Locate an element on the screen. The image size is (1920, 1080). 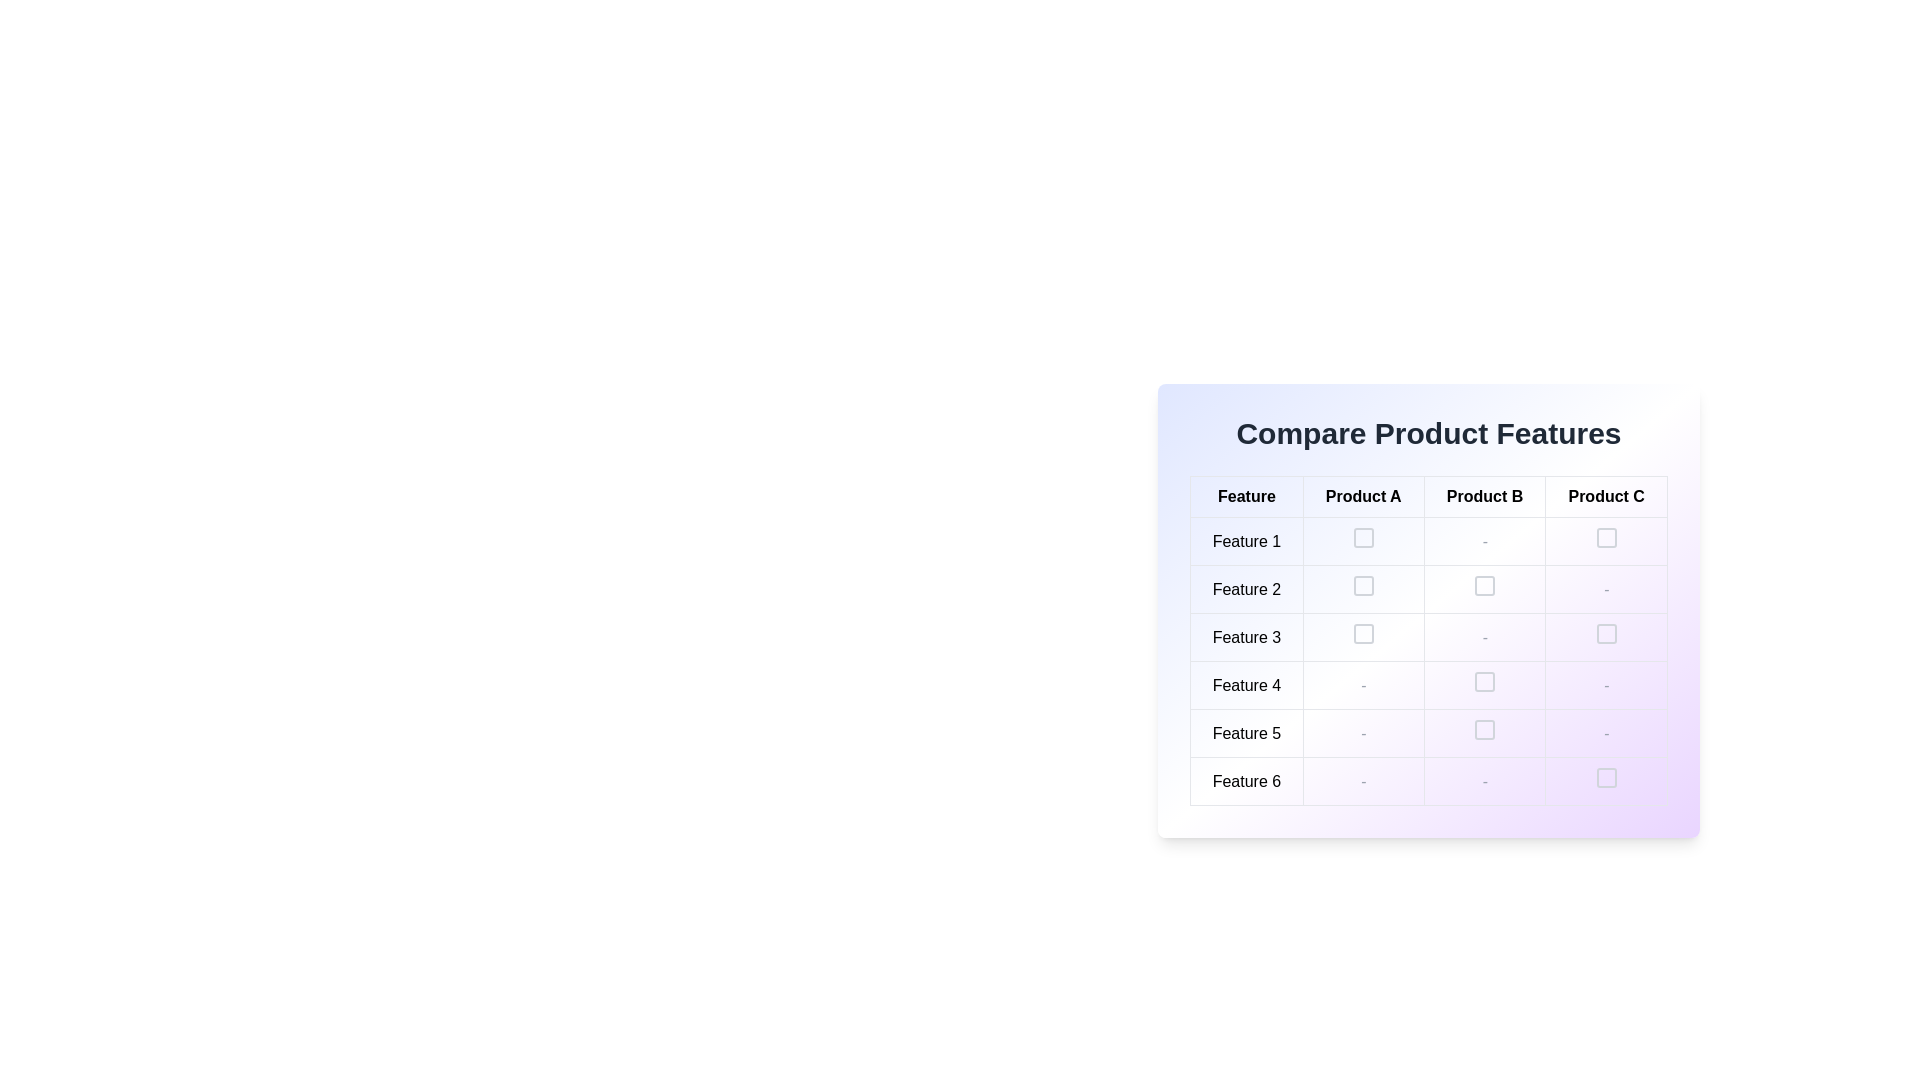
the empty checkbox located in the 4th column under 'Product C' heading, aligned with the 'Feature 1' row is located at coordinates (1606, 541).